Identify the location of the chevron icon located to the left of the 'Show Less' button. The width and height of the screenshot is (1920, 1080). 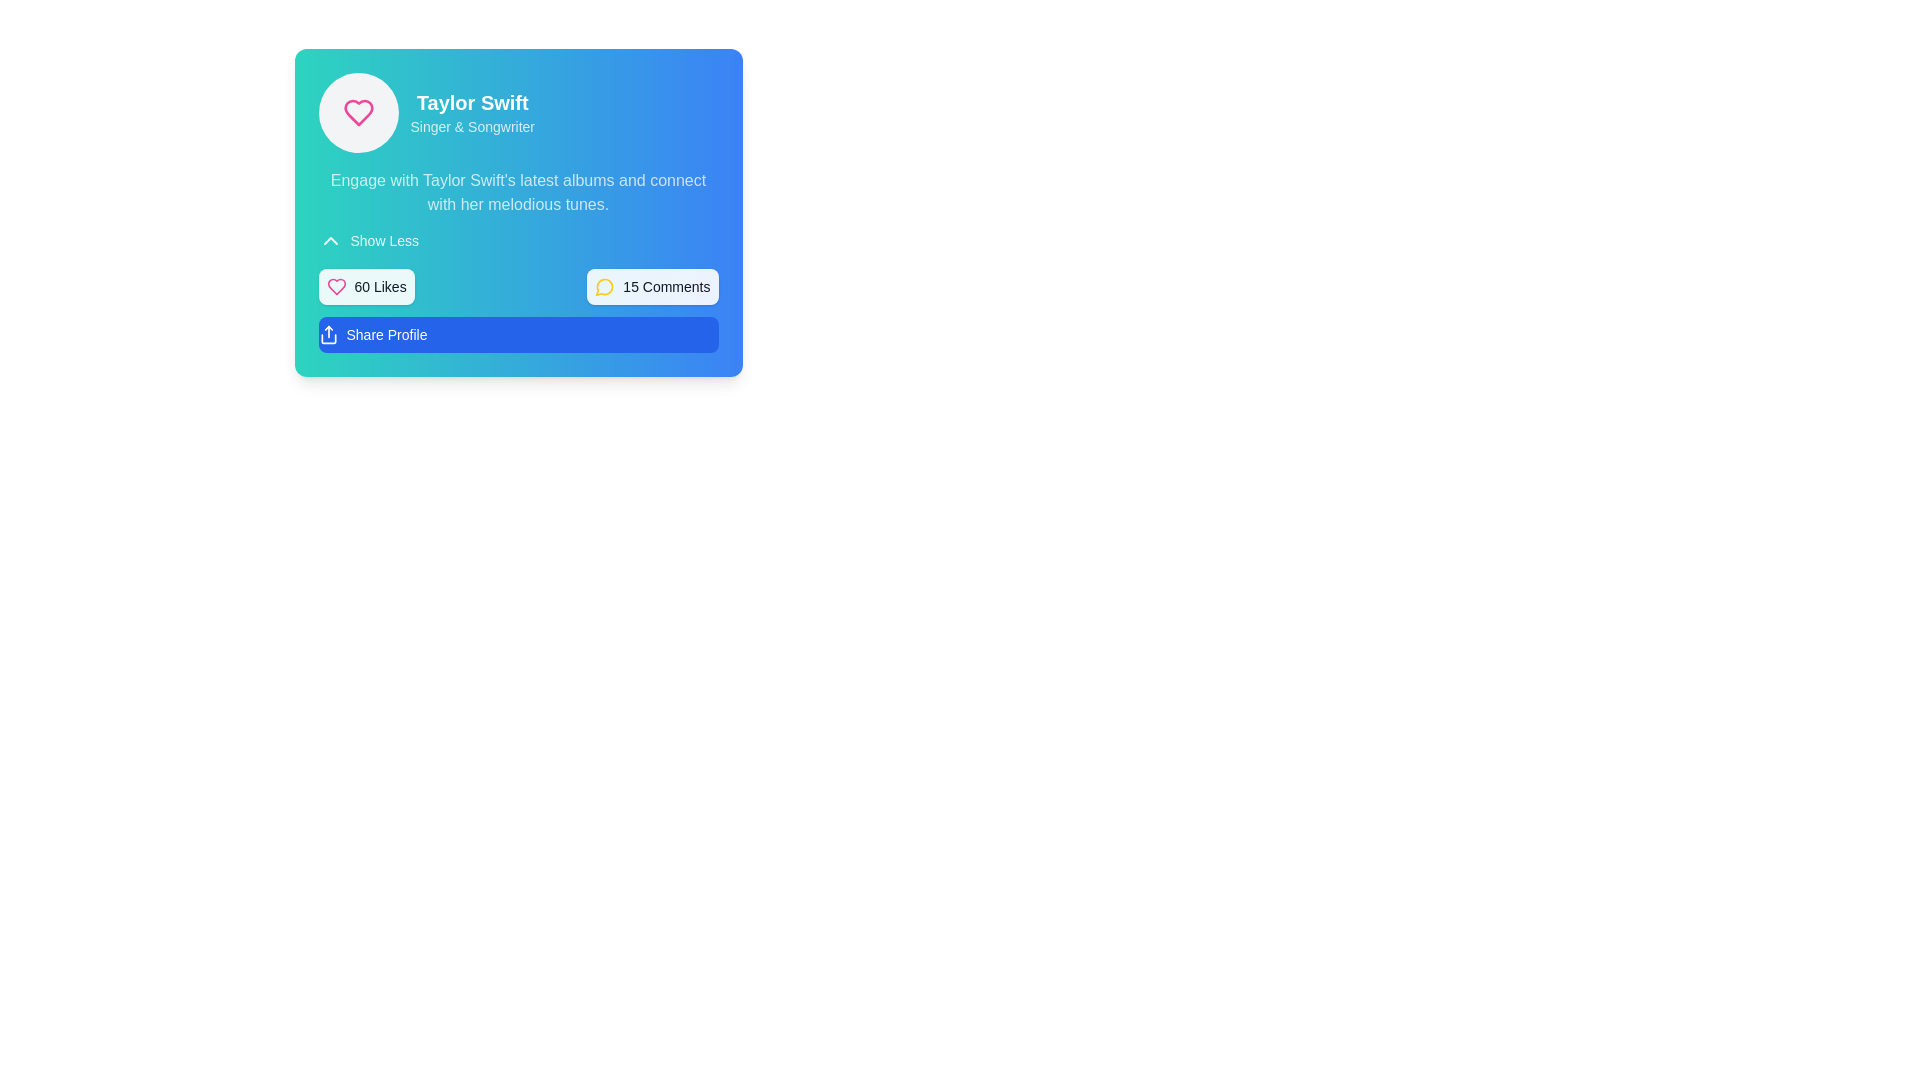
(330, 239).